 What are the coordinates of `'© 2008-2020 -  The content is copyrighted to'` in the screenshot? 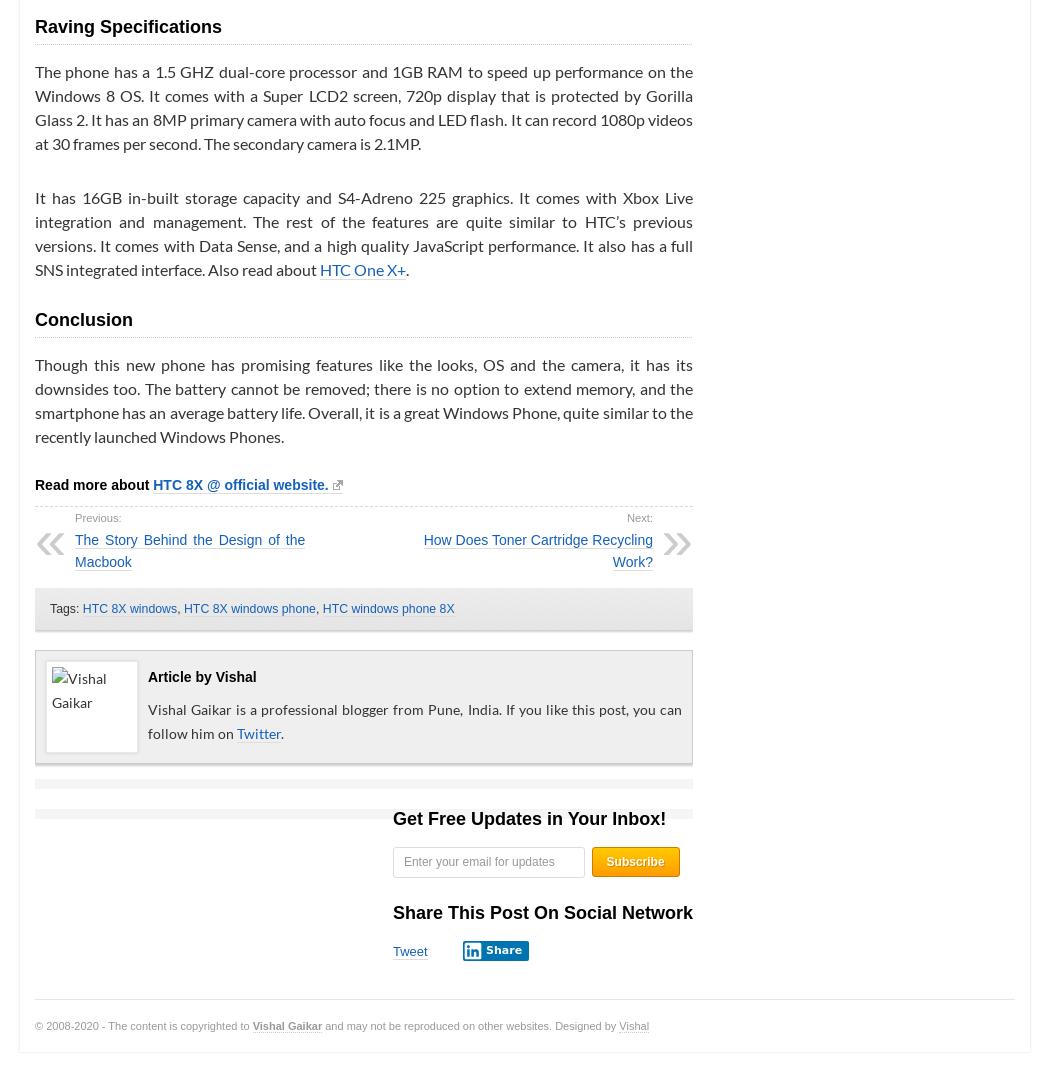 It's located at (142, 1023).